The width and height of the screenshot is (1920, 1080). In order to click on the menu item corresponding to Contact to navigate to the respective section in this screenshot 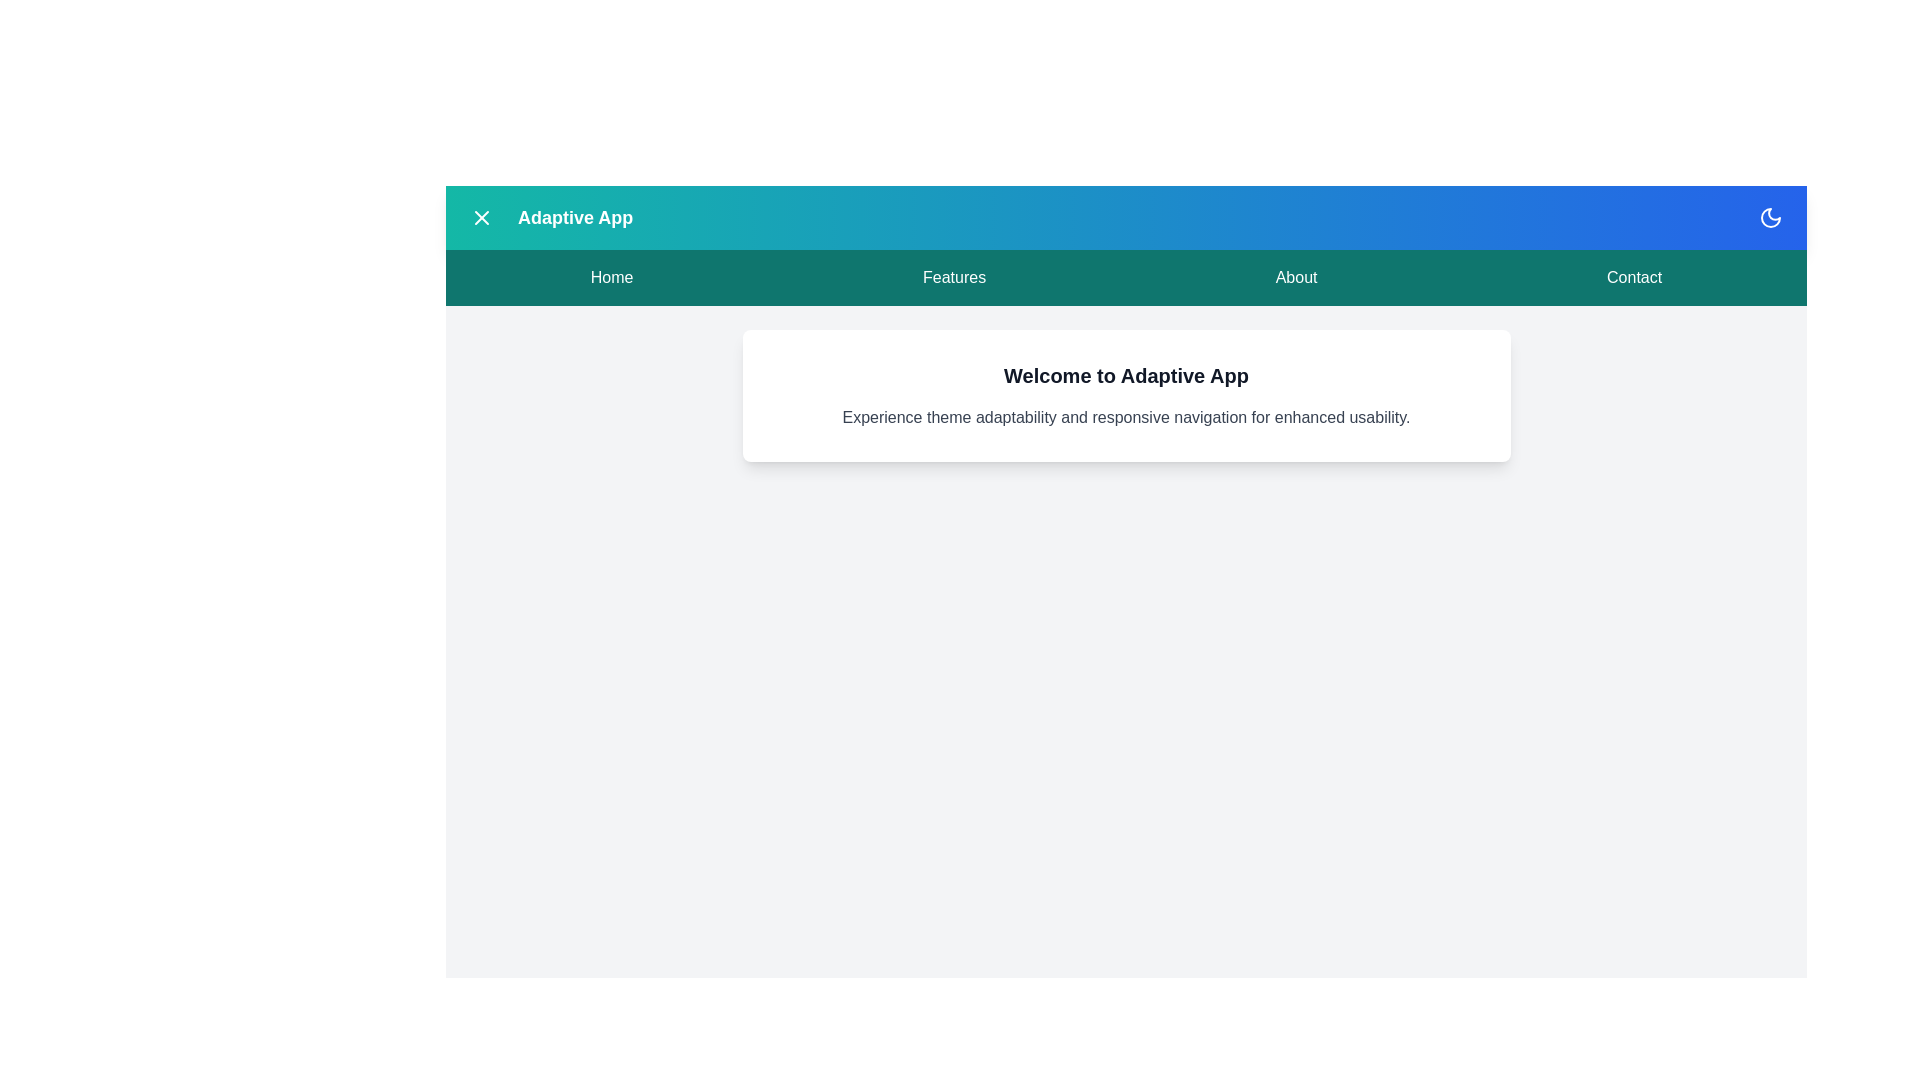, I will do `click(1633, 277)`.